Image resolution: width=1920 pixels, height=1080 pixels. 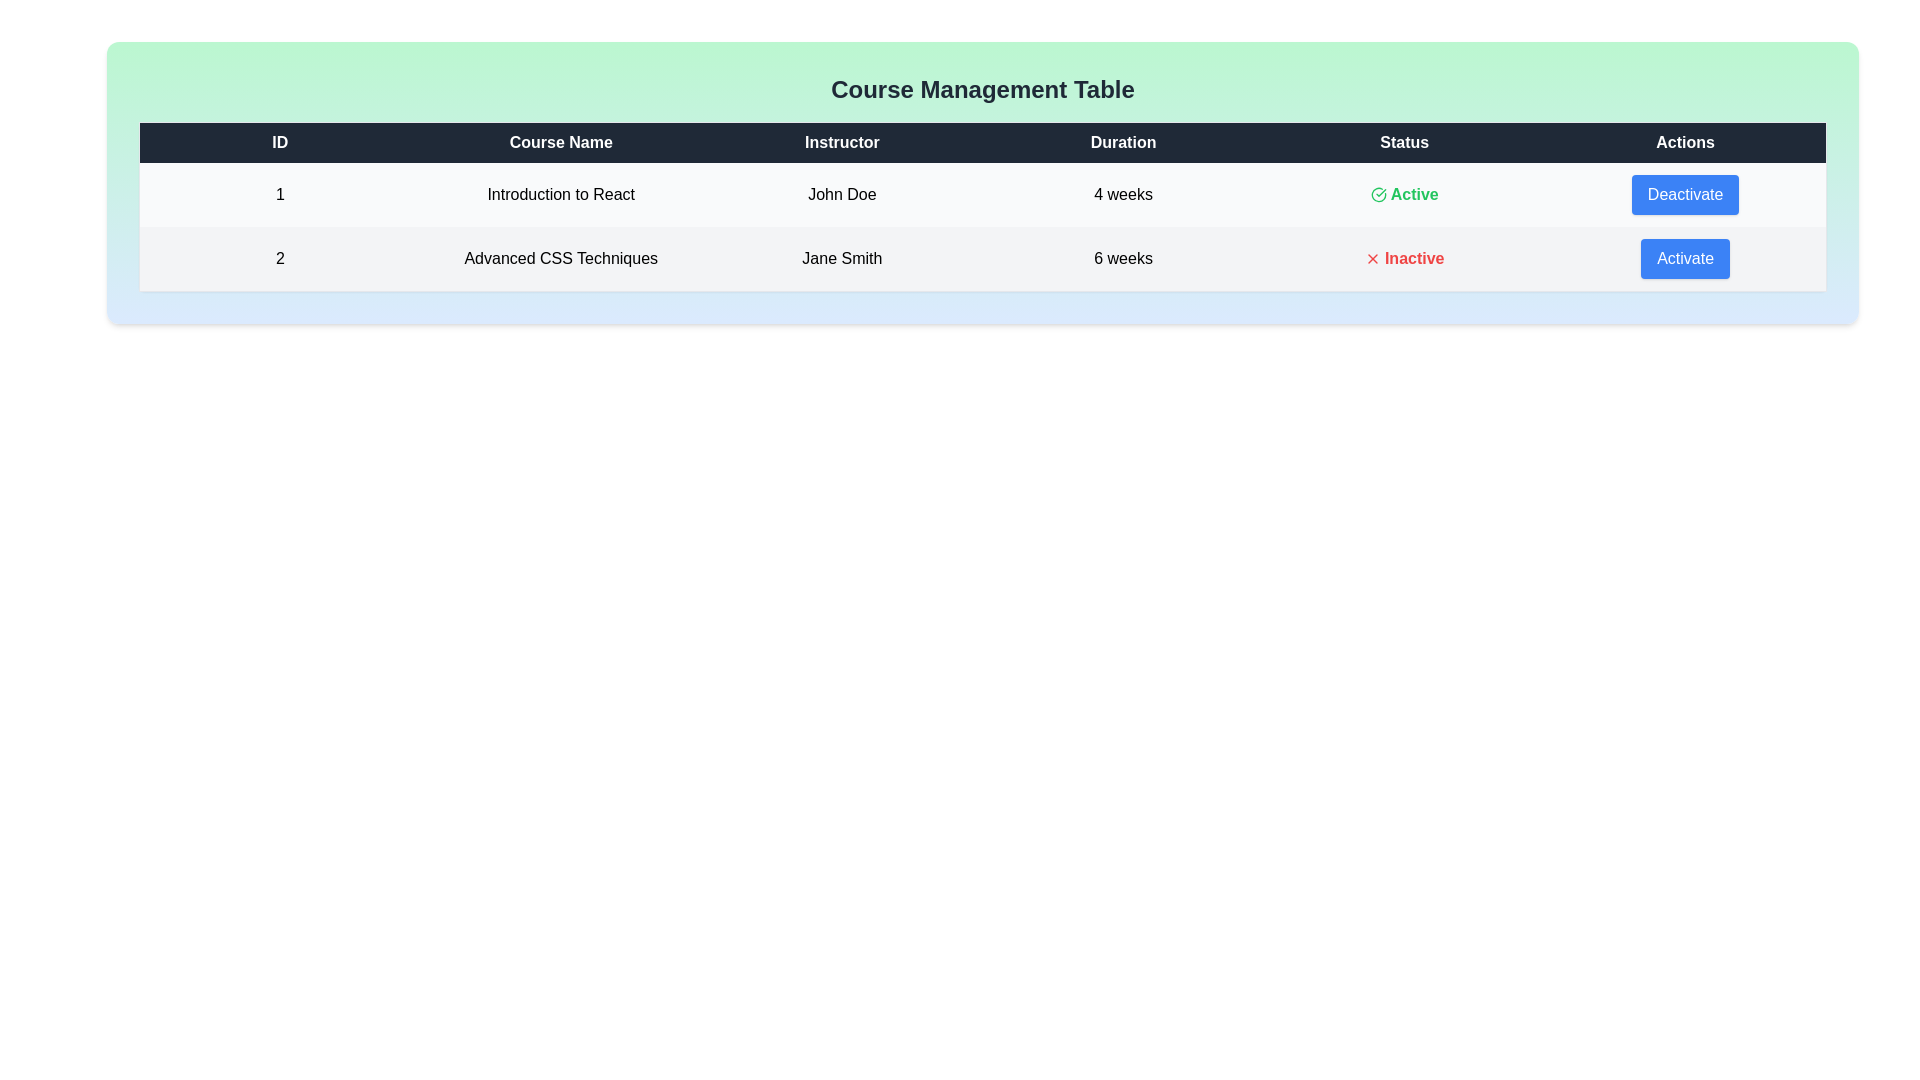 I want to click on the 'Inactive' label with a red cross icon located in the 'Status' column of the second row of the table, so click(x=1403, y=257).